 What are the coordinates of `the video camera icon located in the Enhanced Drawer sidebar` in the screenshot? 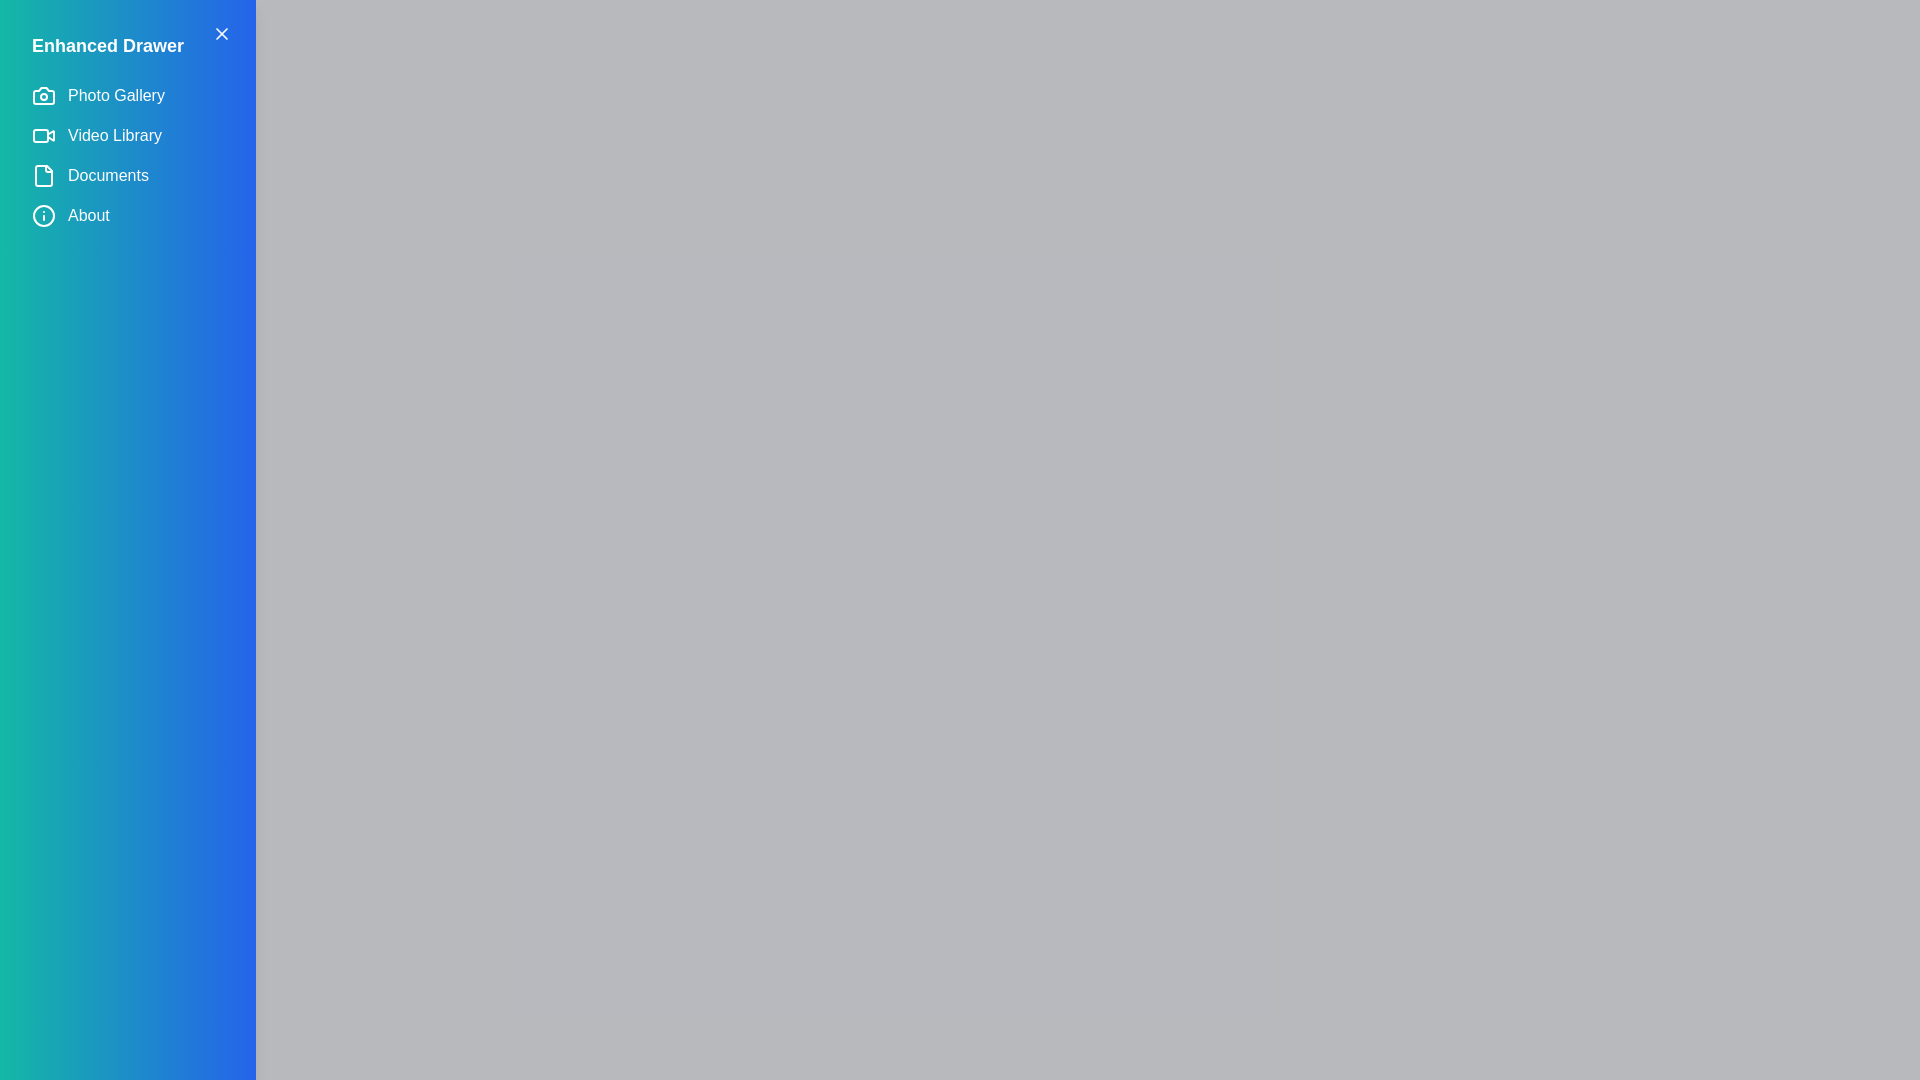 It's located at (43, 135).